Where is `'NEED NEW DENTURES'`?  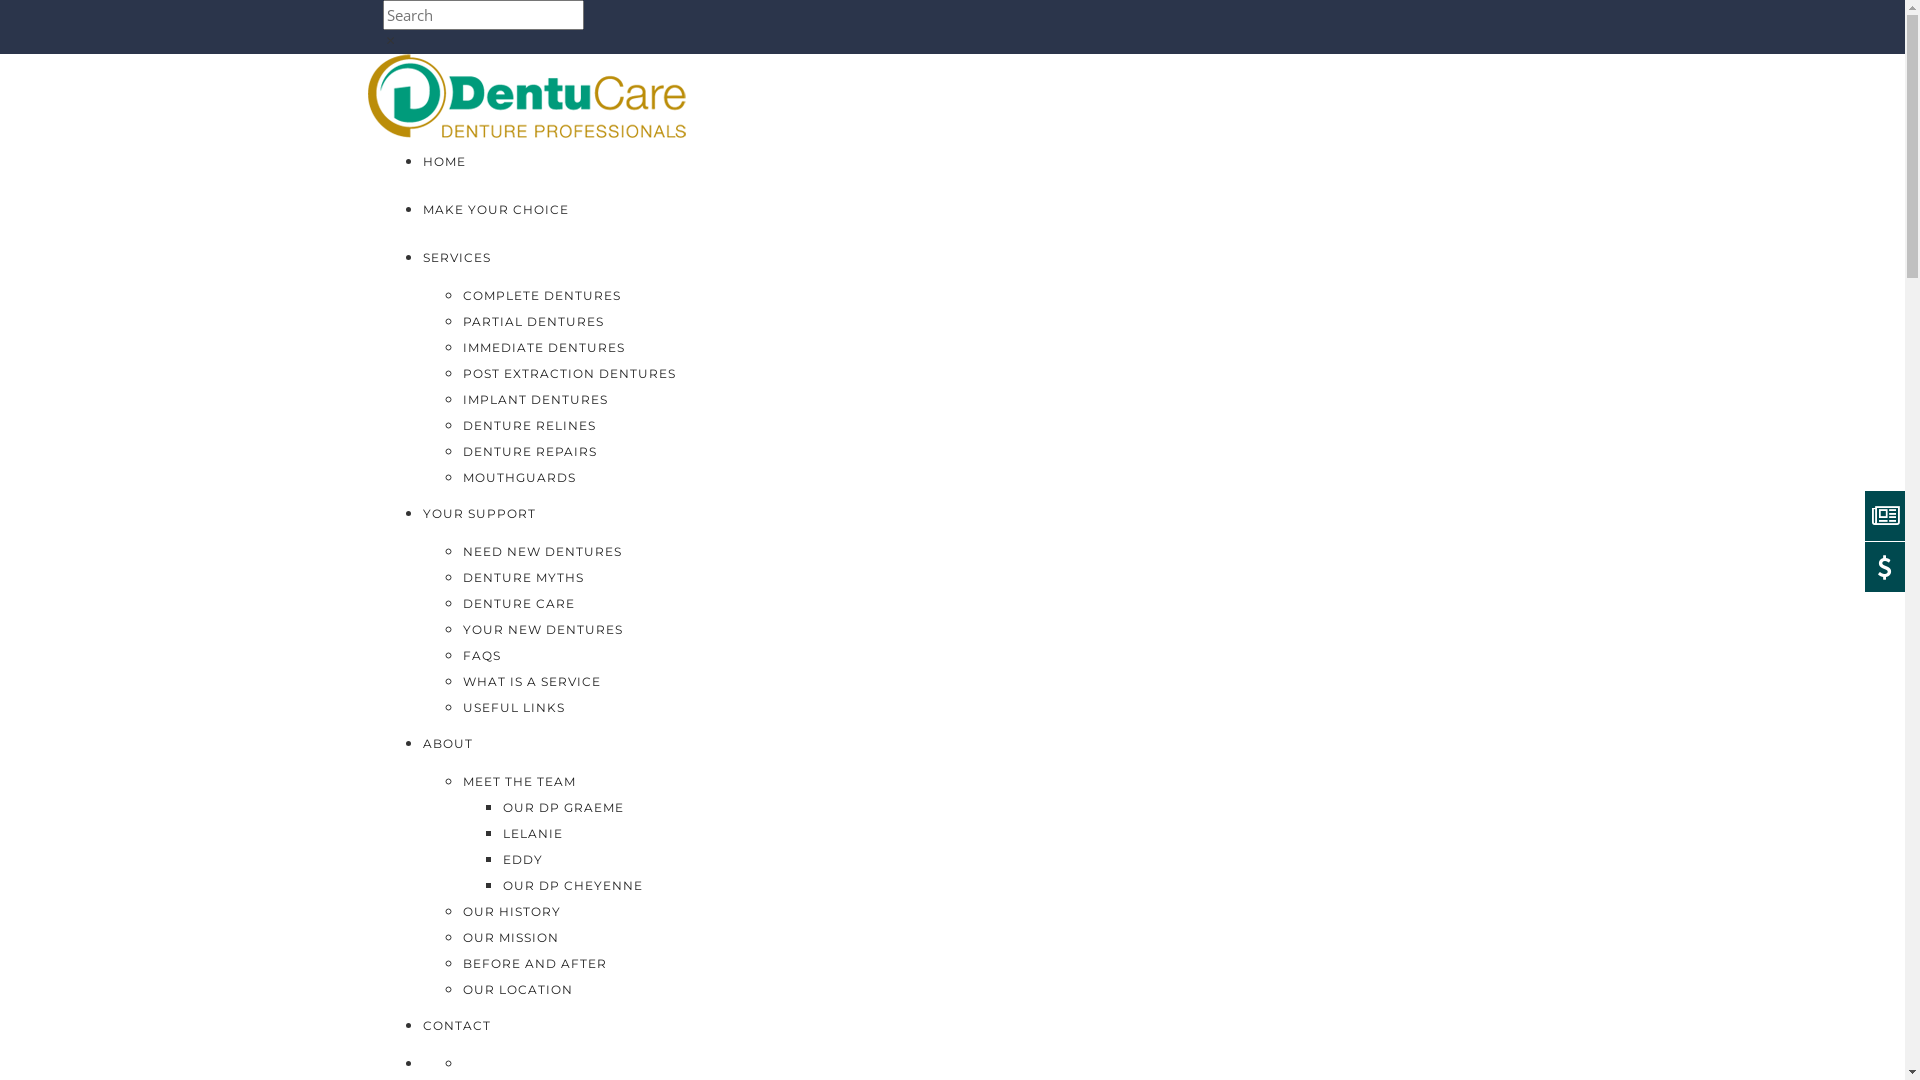 'NEED NEW DENTURES' is located at coordinates (541, 551).